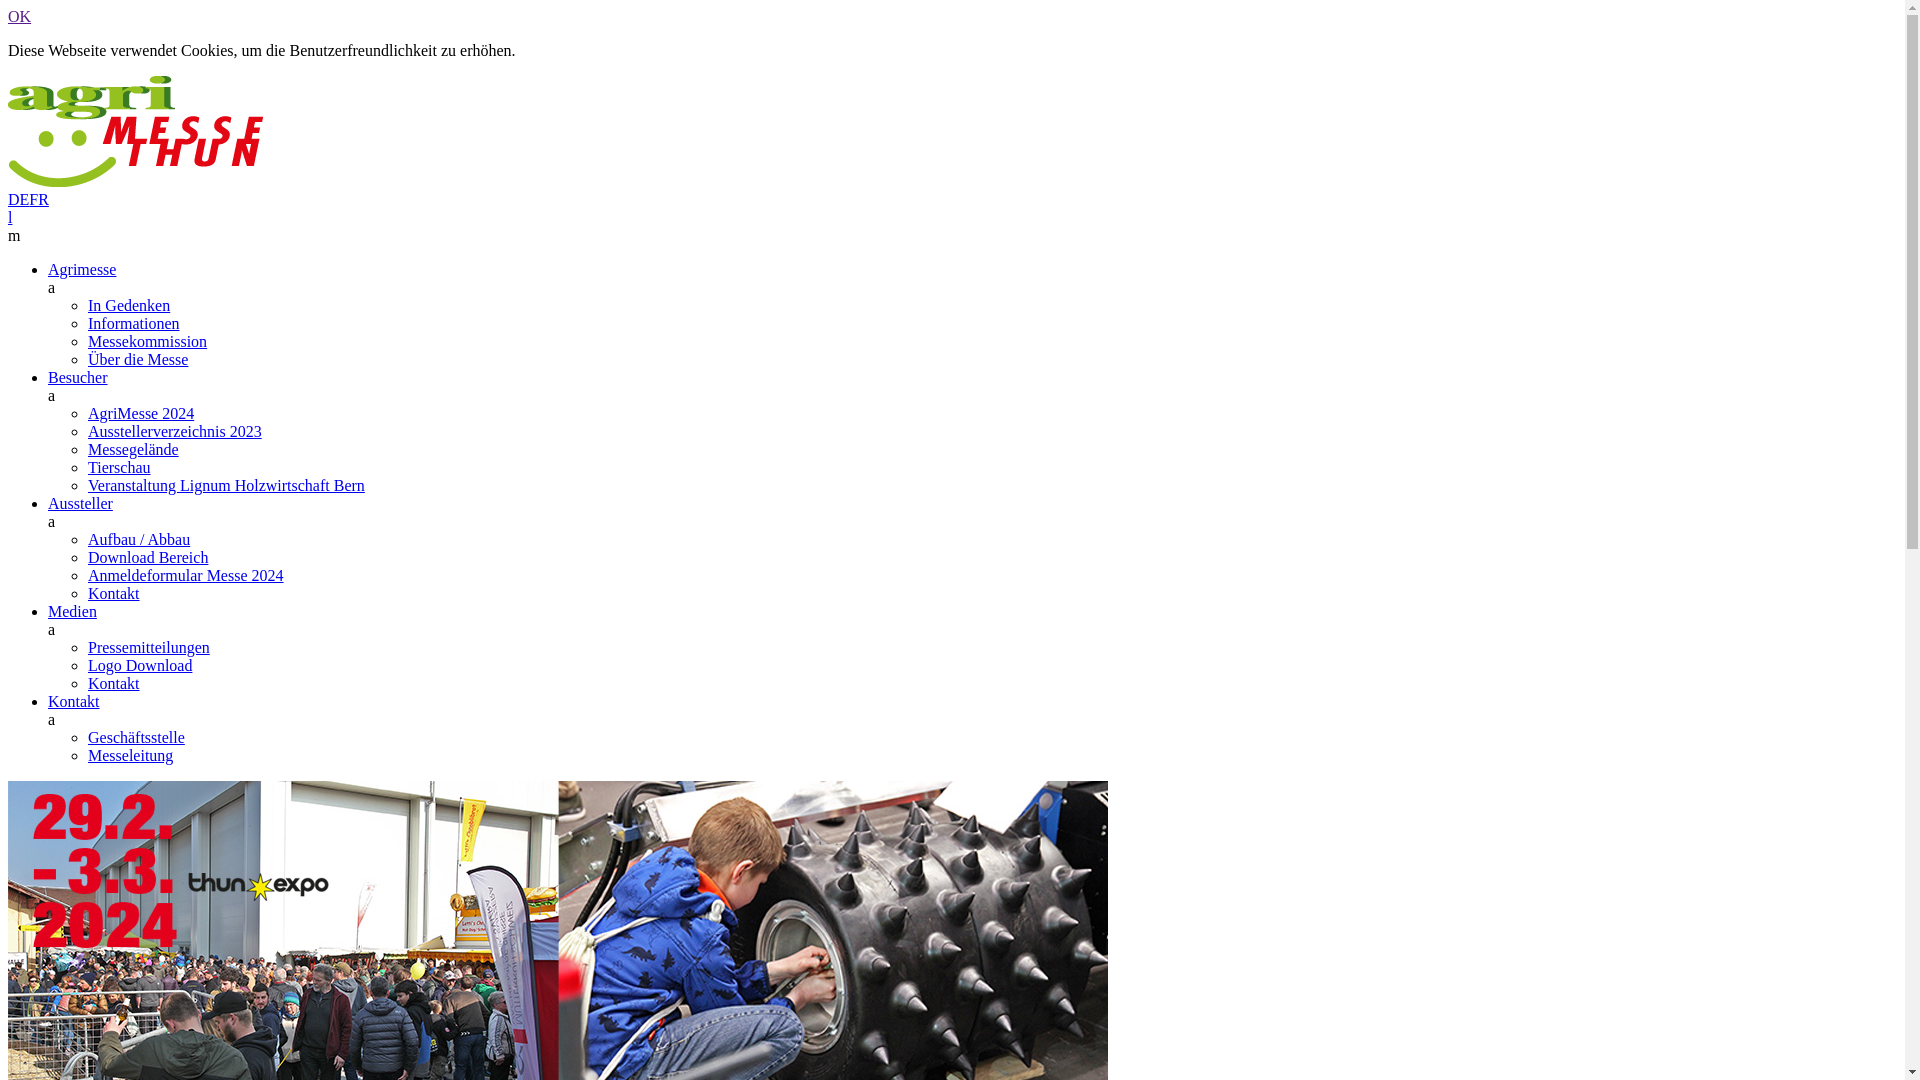 Image resolution: width=1920 pixels, height=1080 pixels. What do you see at coordinates (118, 467) in the screenshot?
I see `'Tierschau'` at bounding box center [118, 467].